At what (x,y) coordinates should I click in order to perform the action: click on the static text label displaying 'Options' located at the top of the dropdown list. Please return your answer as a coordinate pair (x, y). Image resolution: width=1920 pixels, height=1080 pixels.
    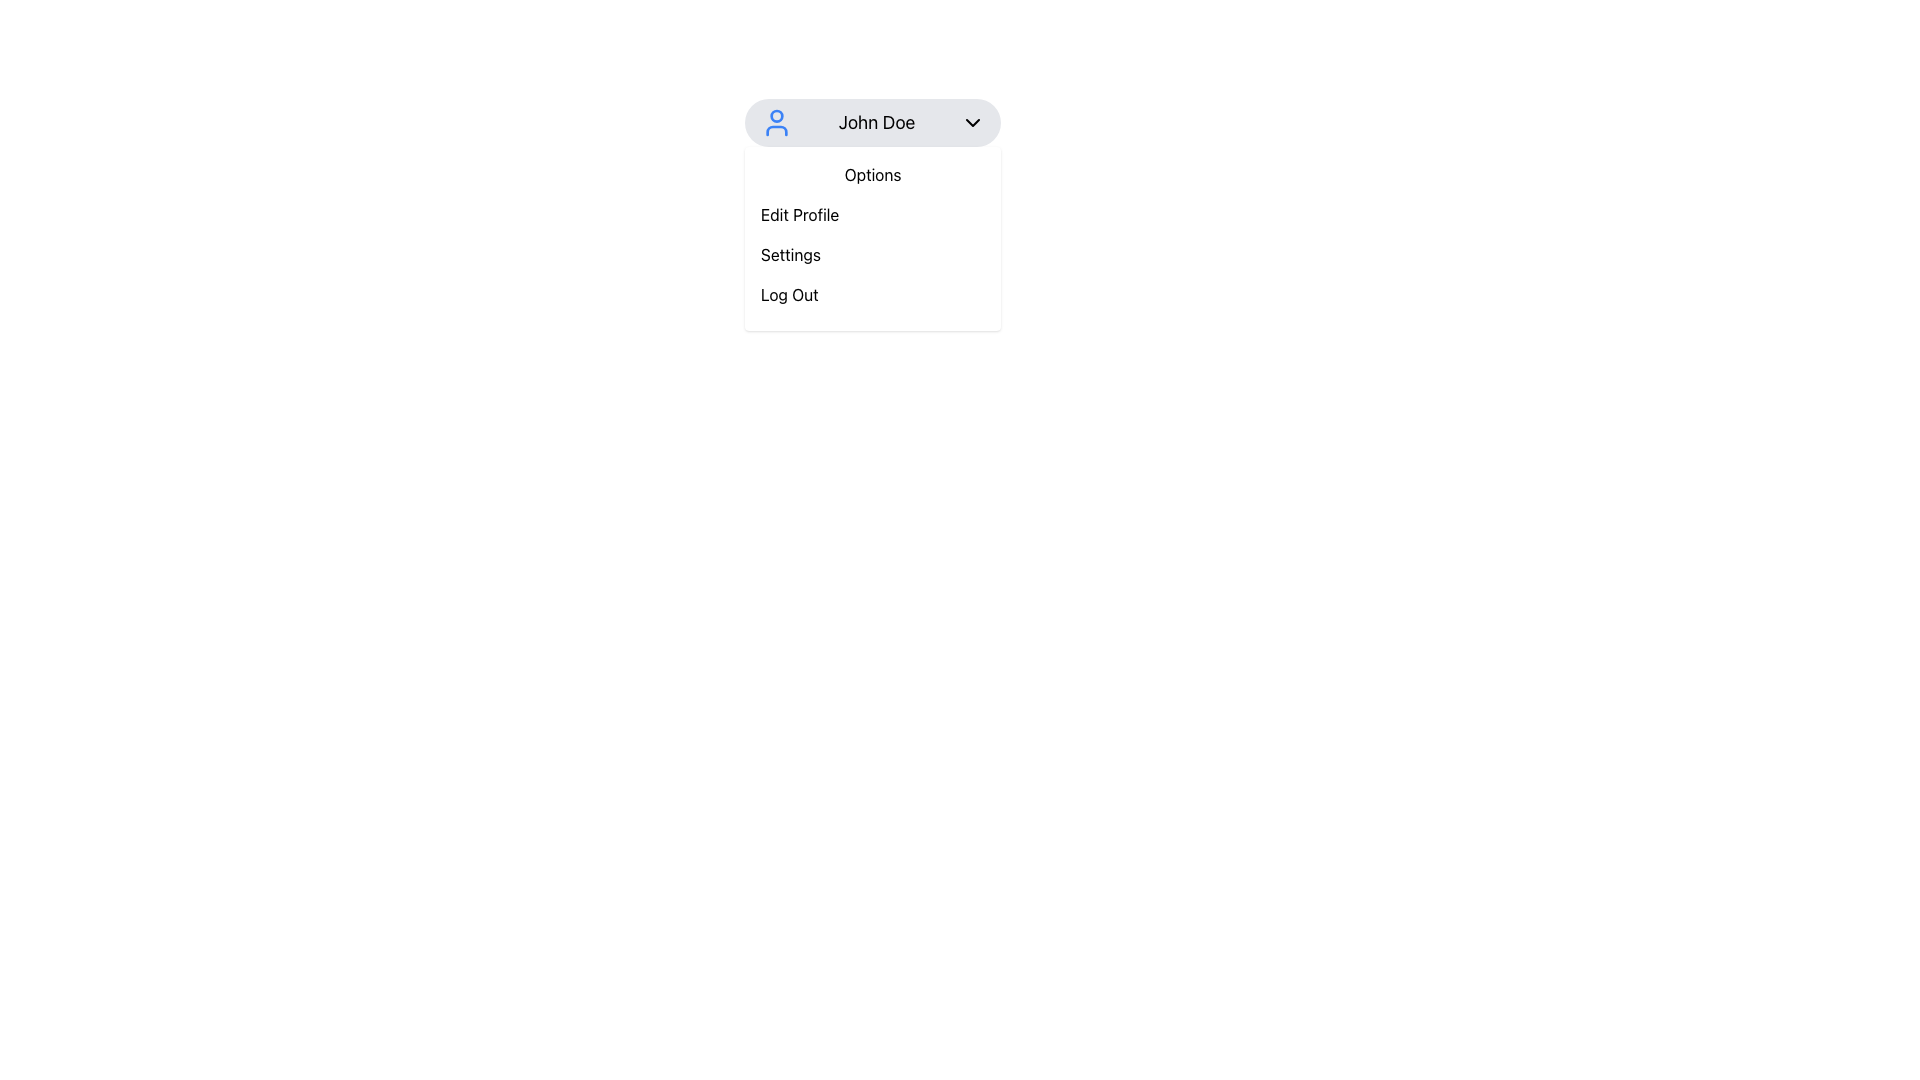
    Looking at the image, I should click on (873, 173).